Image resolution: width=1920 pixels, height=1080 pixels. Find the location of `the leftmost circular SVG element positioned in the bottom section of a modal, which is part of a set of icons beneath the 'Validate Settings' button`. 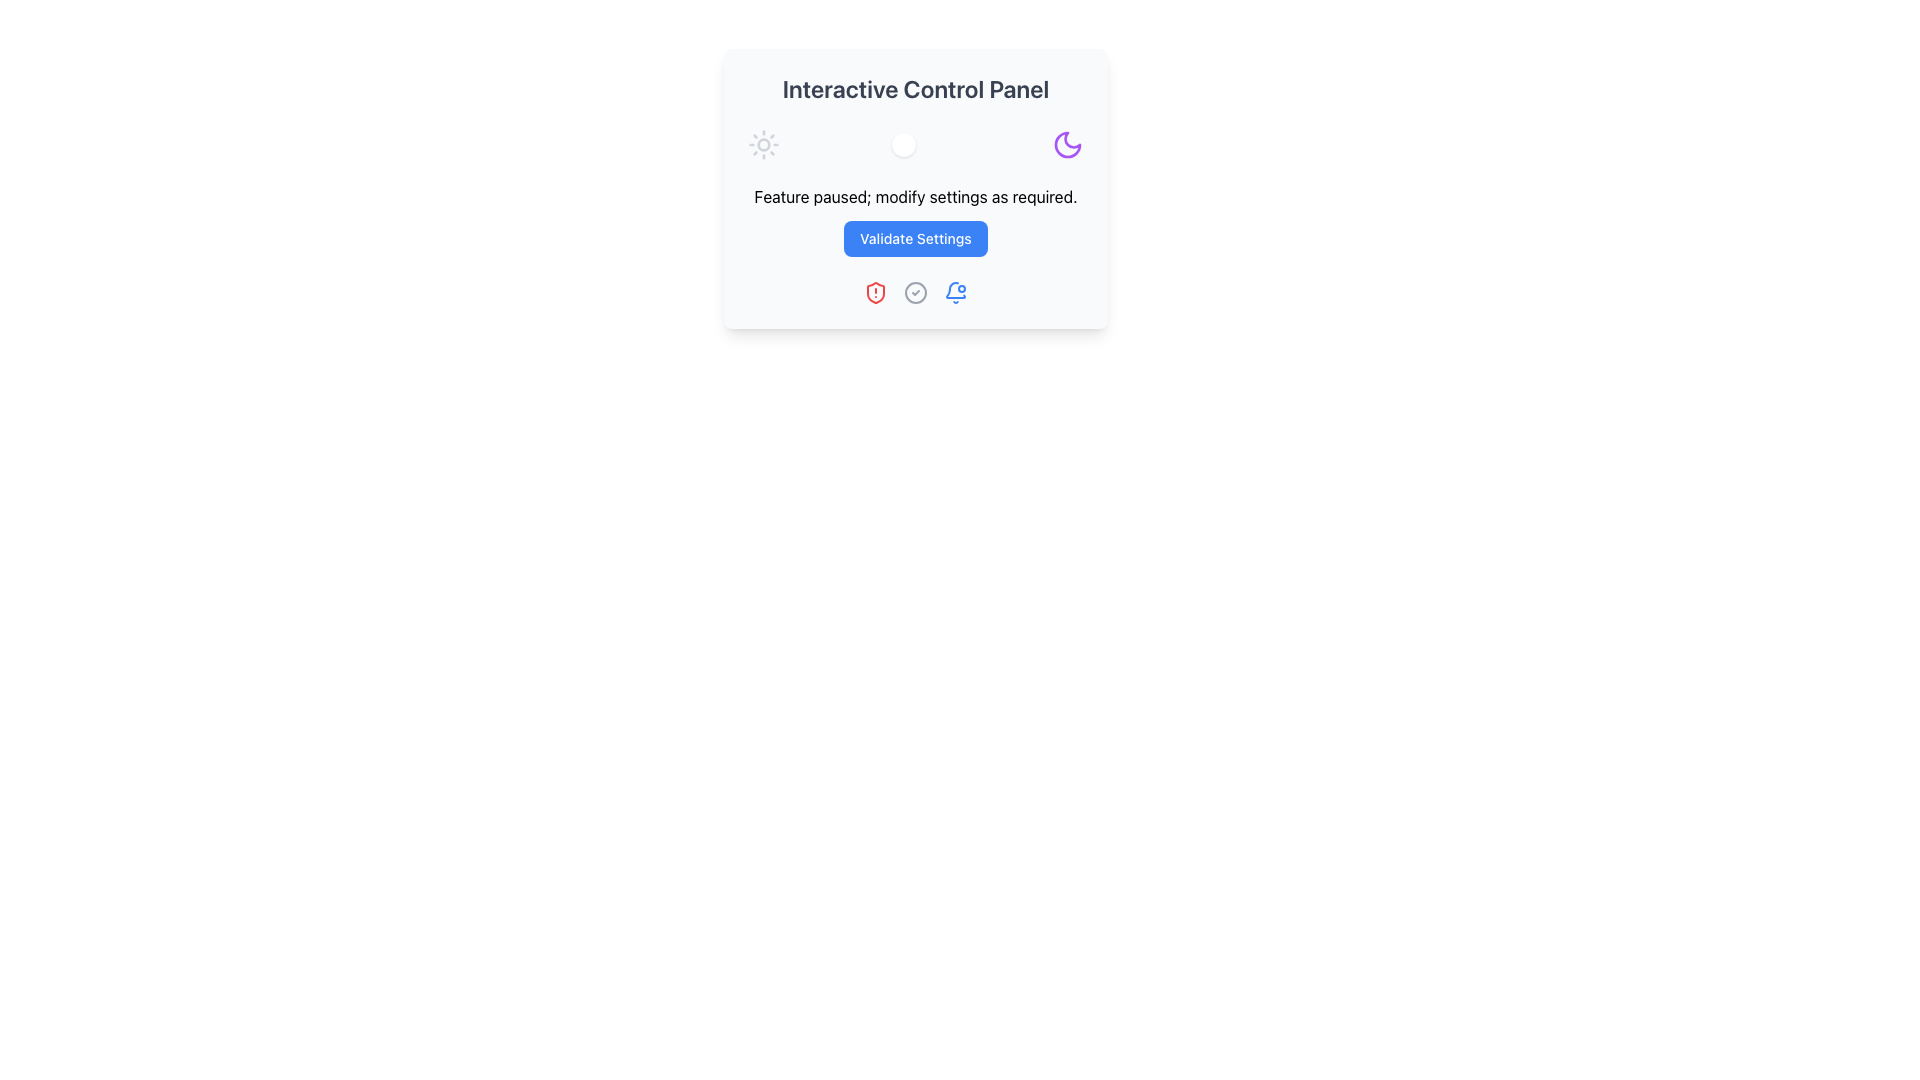

the leftmost circular SVG element positioned in the bottom section of a modal, which is part of a set of icons beneath the 'Validate Settings' button is located at coordinates (915, 293).